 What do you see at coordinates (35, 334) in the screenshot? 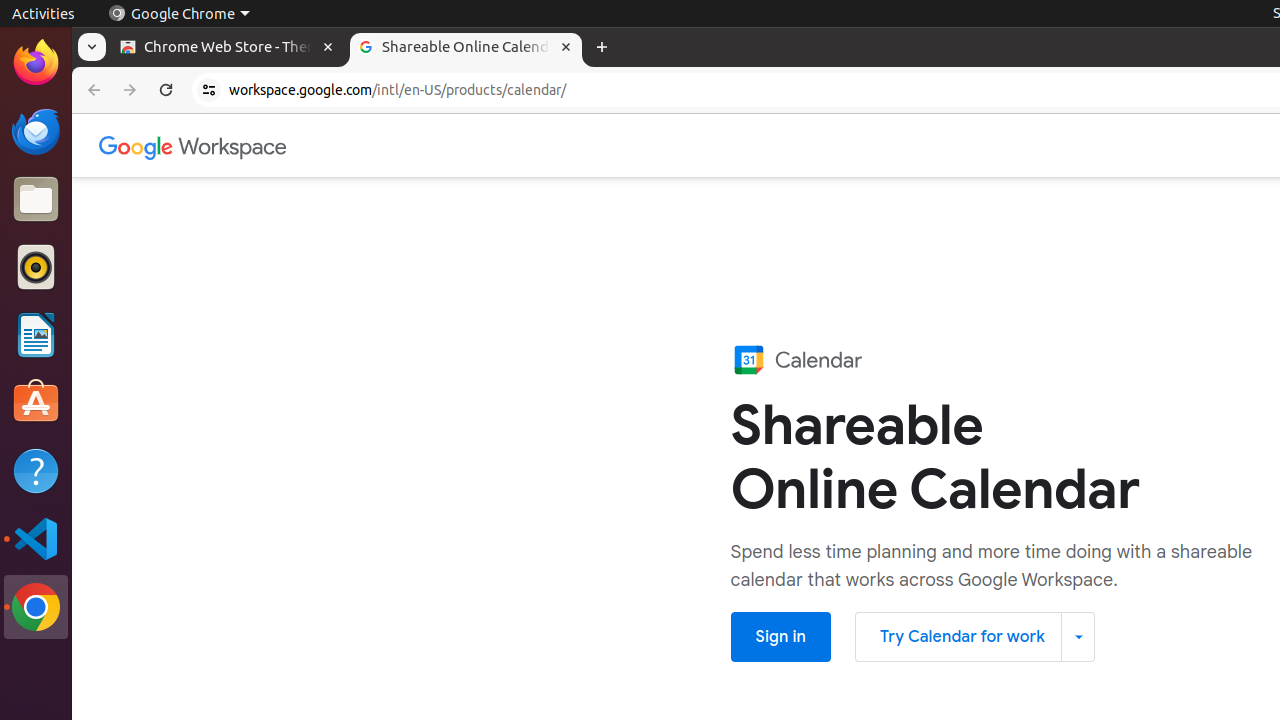
I see `'LibreOffice Writer'` at bounding box center [35, 334].